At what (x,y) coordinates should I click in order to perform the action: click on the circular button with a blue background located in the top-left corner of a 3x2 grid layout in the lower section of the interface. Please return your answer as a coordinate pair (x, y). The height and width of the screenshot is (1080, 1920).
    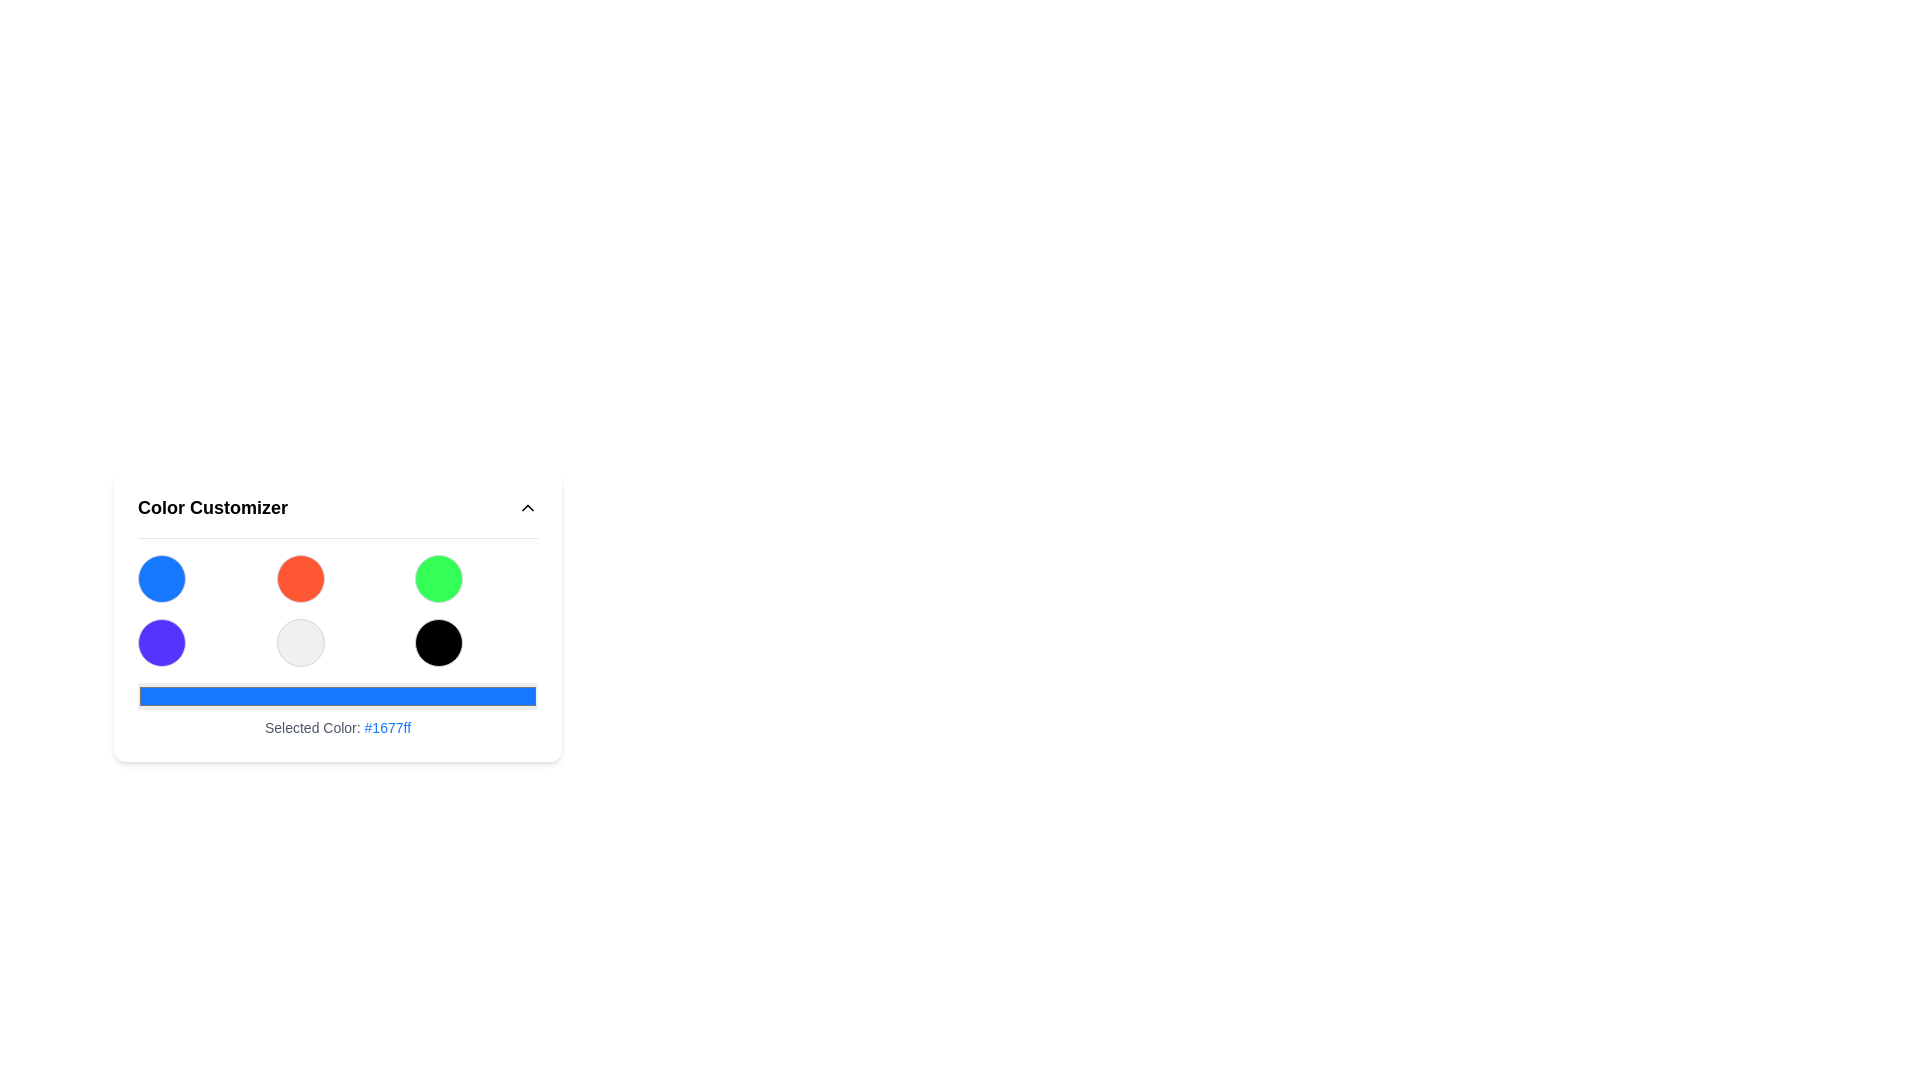
    Looking at the image, I should click on (162, 578).